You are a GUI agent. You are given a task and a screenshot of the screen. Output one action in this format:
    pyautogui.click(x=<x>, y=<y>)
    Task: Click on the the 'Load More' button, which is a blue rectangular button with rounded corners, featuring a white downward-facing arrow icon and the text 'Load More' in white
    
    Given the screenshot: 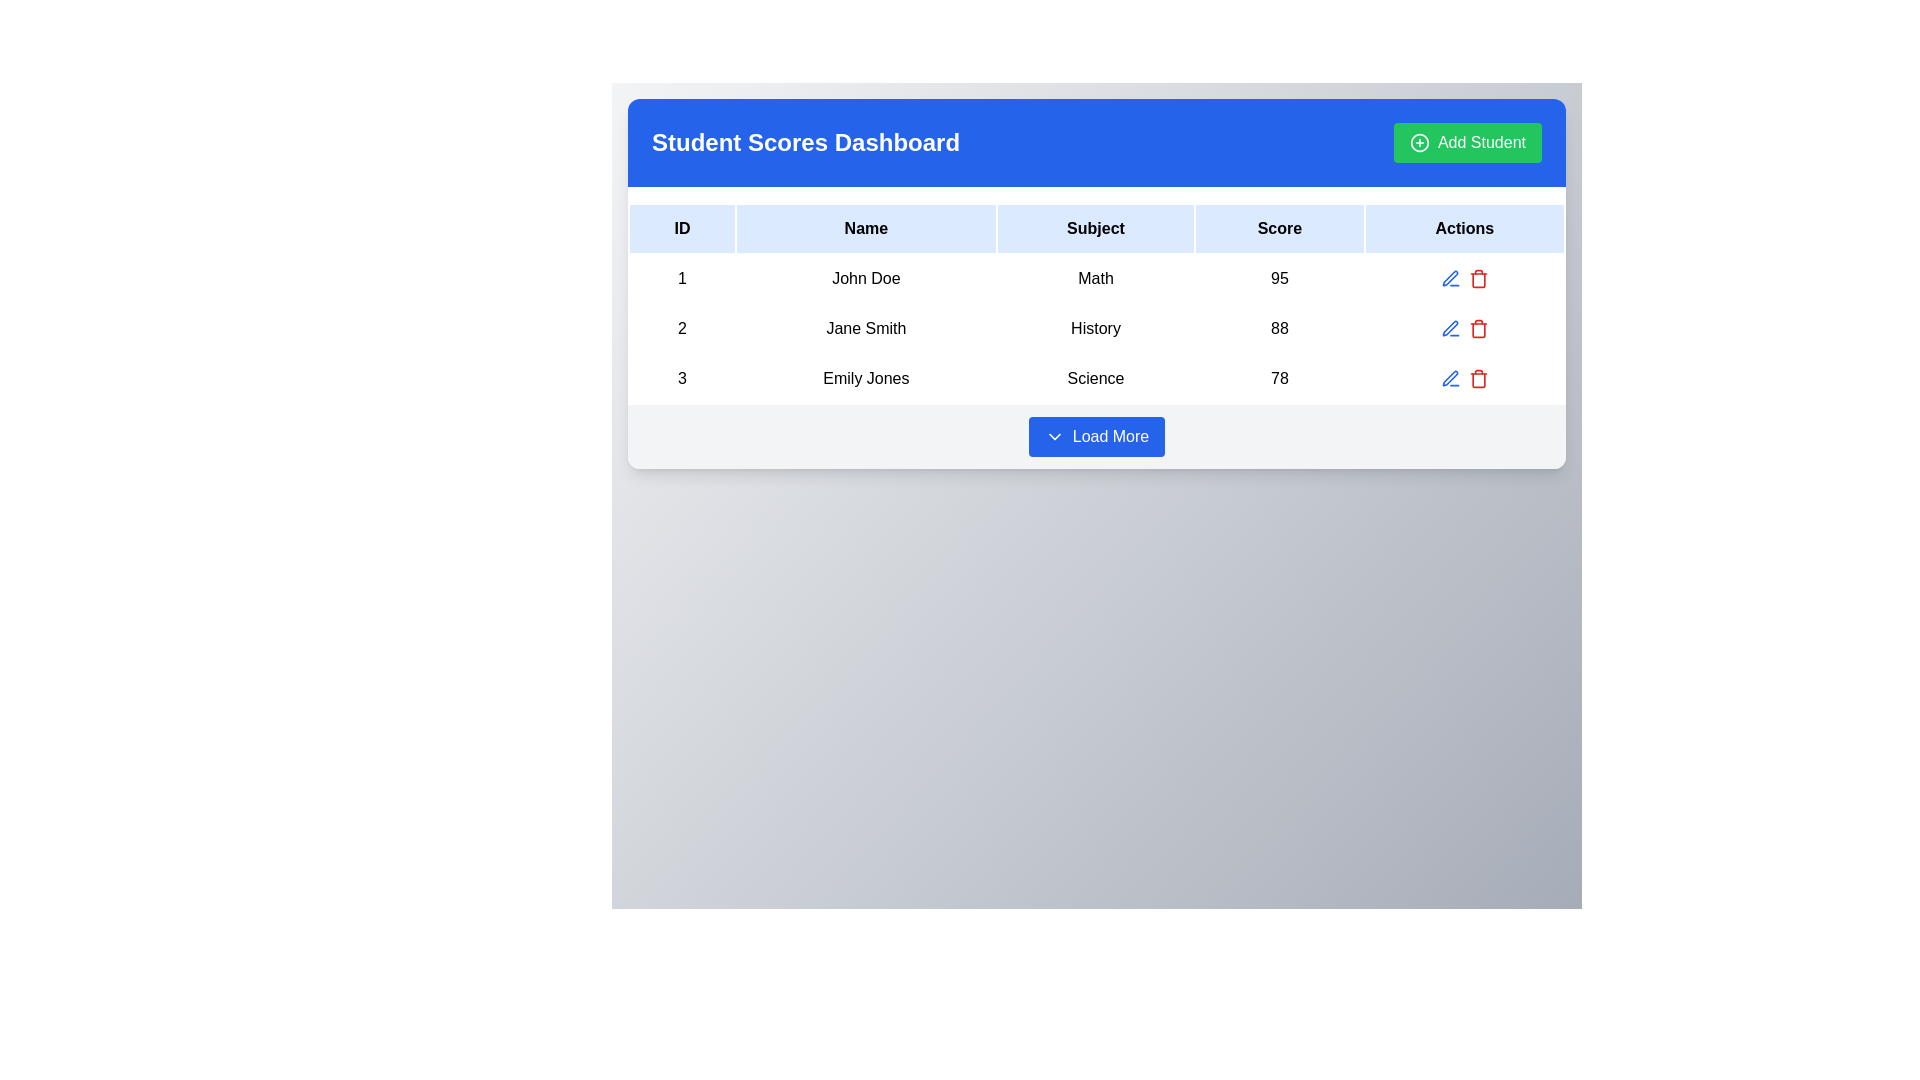 What is the action you would take?
    pyautogui.click(x=1096, y=435)
    